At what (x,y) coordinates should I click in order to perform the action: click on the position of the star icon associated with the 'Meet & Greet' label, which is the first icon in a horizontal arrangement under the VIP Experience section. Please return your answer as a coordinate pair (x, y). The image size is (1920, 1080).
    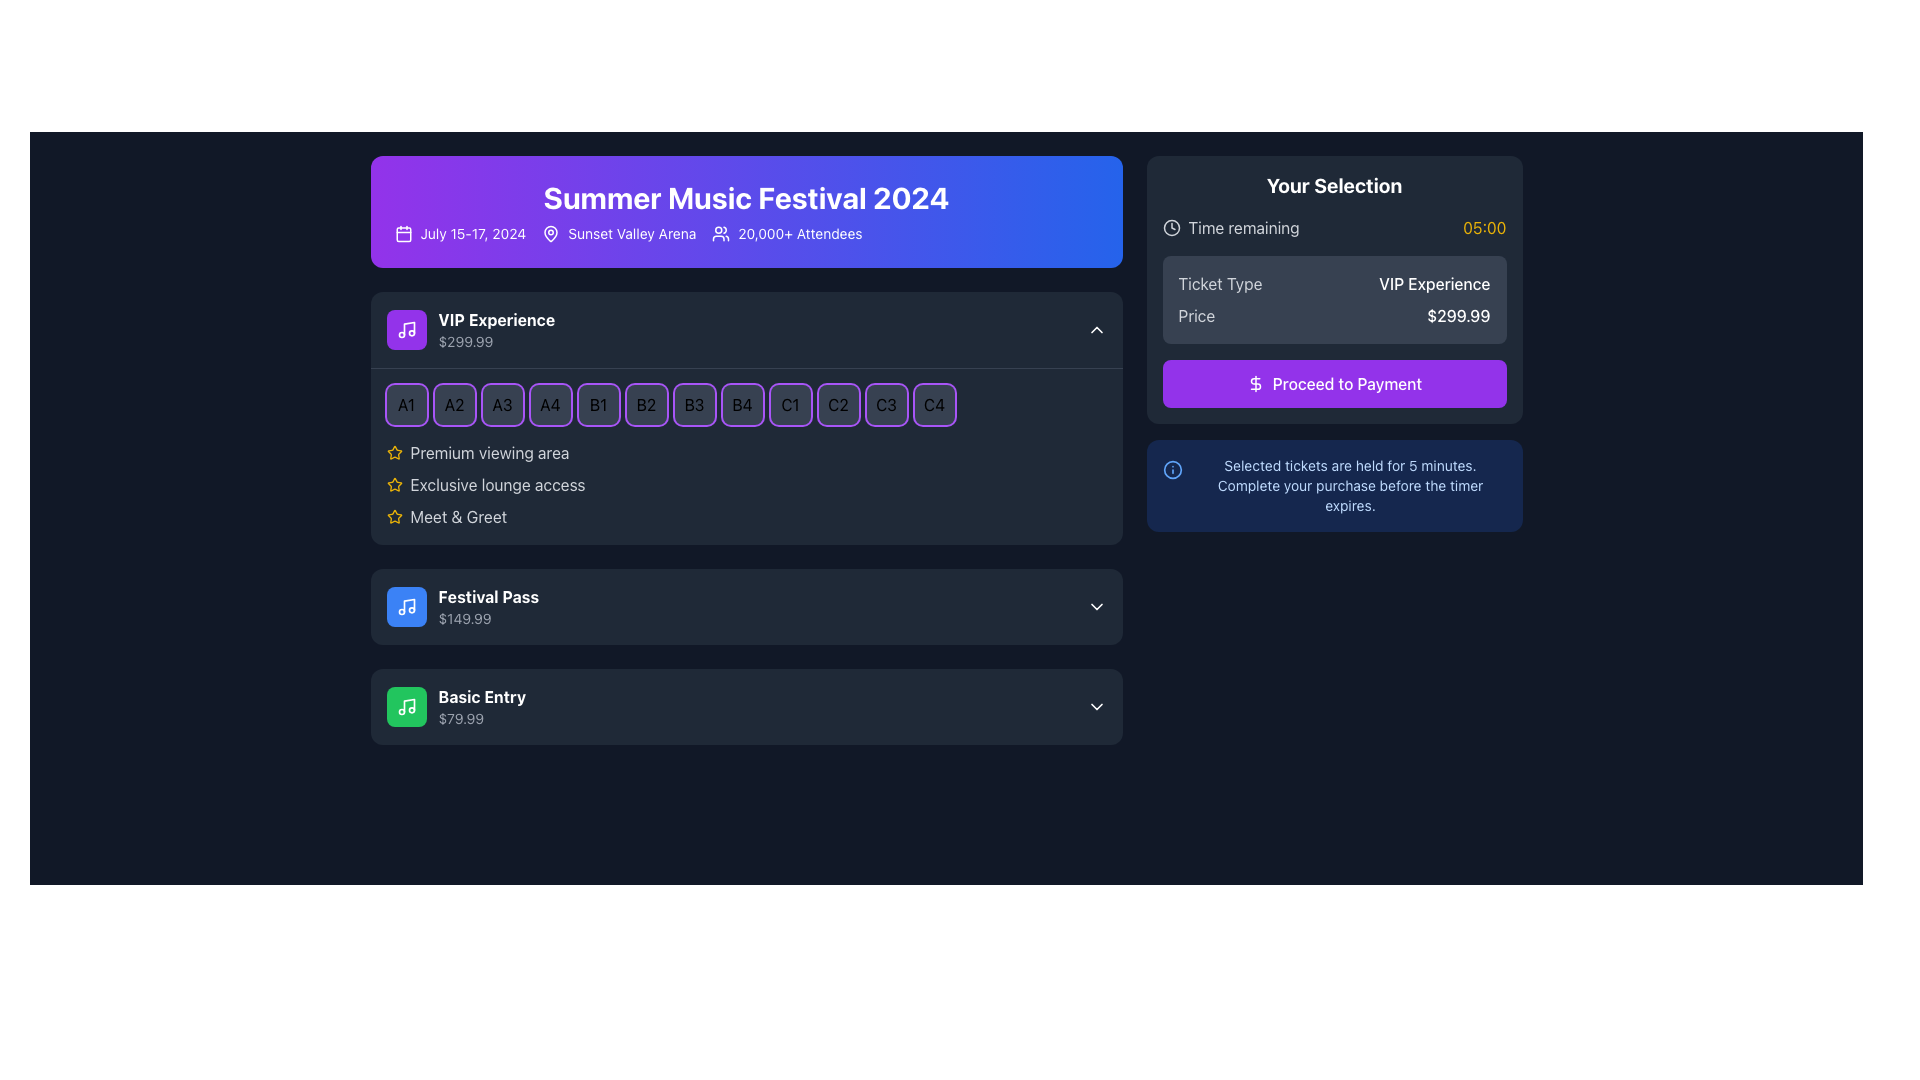
    Looking at the image, I should click on (394, 515).